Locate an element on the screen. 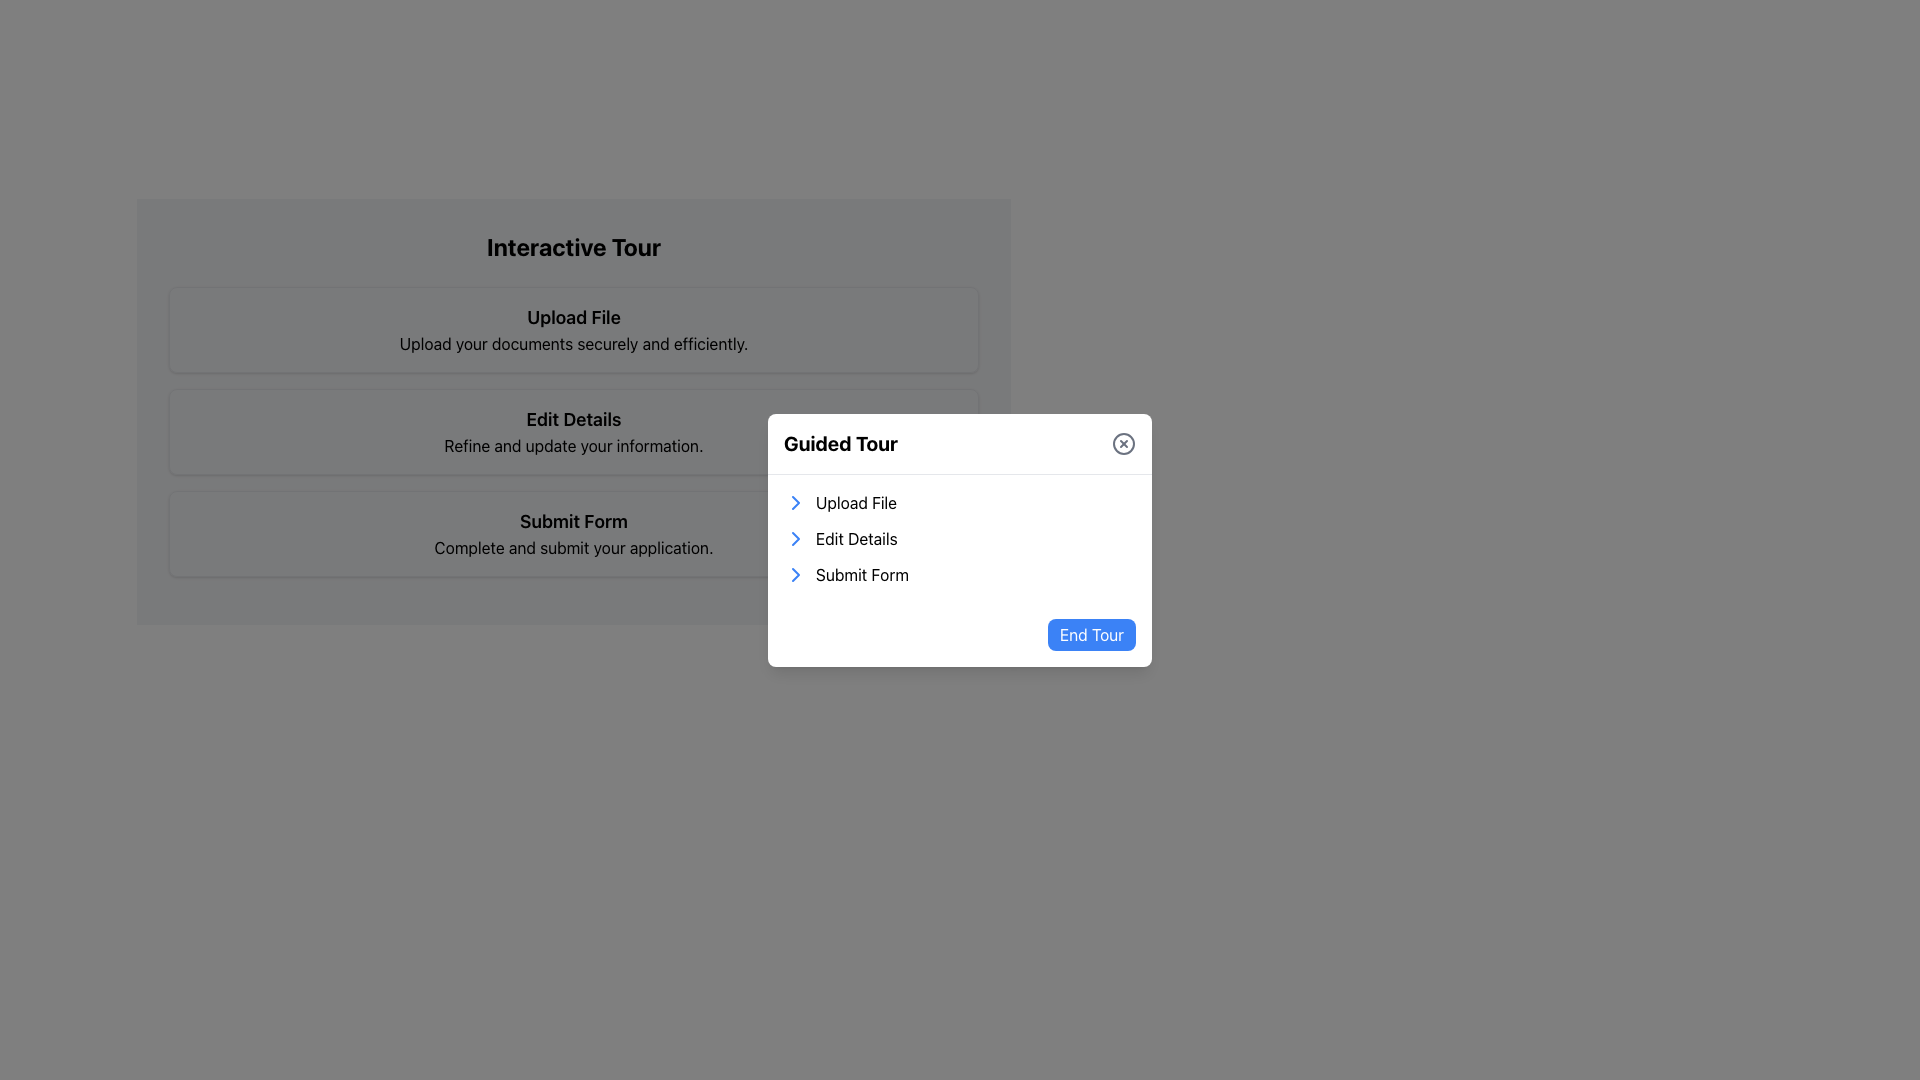 The image size is (1920, 1080). the chevron icon located next to the 'Submit Form' label is located at coordinates (795, 574).